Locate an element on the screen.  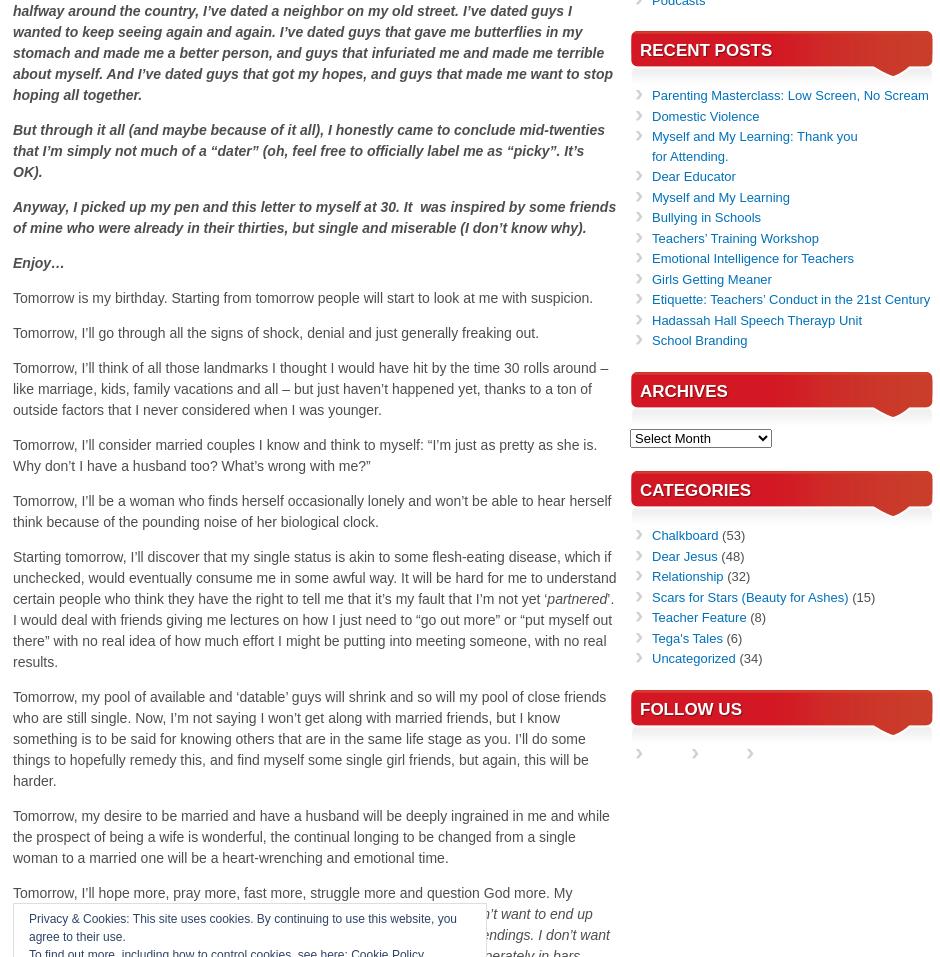
'Starting tomorrow, I’ll discover that my single status is akin to some flesh-eating disease, which if unchecked, would eventually consume me in some awful way. It will be hard for me to understand certain people who think they have the right to tell me that it’s my fault that I’m not yet ‘' is located at coordinates (314, 577).